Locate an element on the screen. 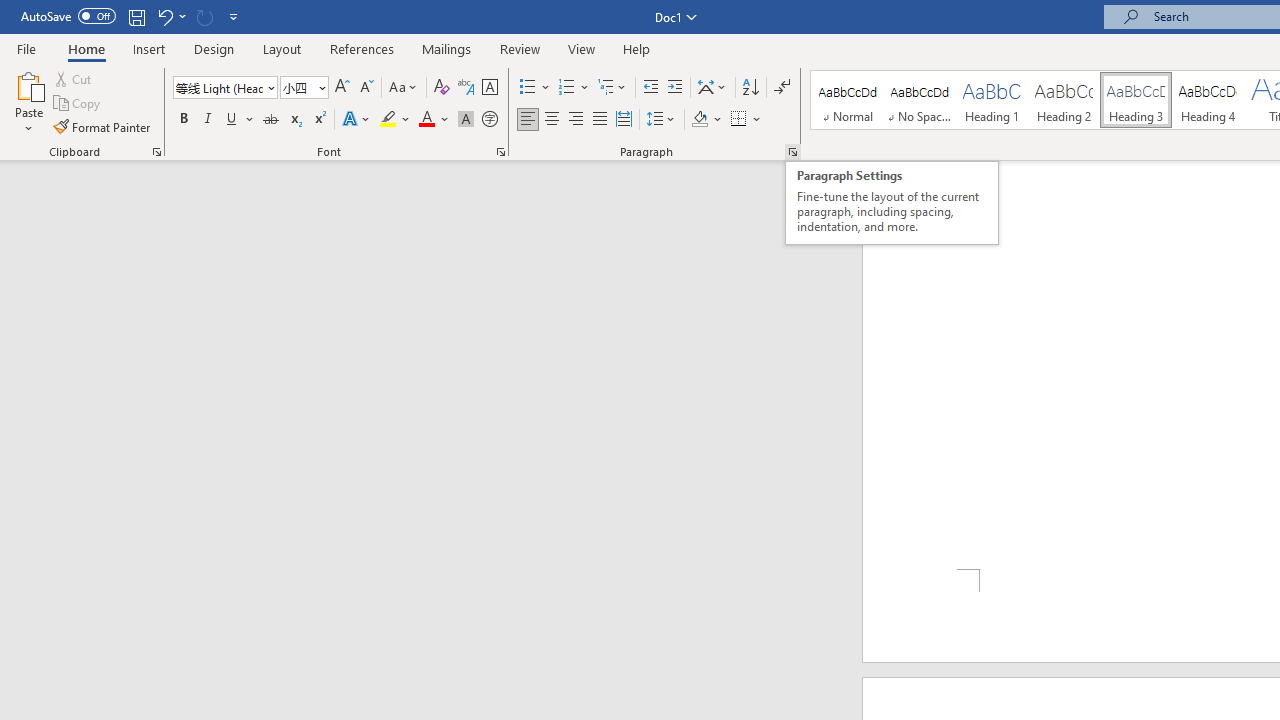 The height and width of the screenshot is (720, 1280). 'Can' is located at coordinates (204, 16).